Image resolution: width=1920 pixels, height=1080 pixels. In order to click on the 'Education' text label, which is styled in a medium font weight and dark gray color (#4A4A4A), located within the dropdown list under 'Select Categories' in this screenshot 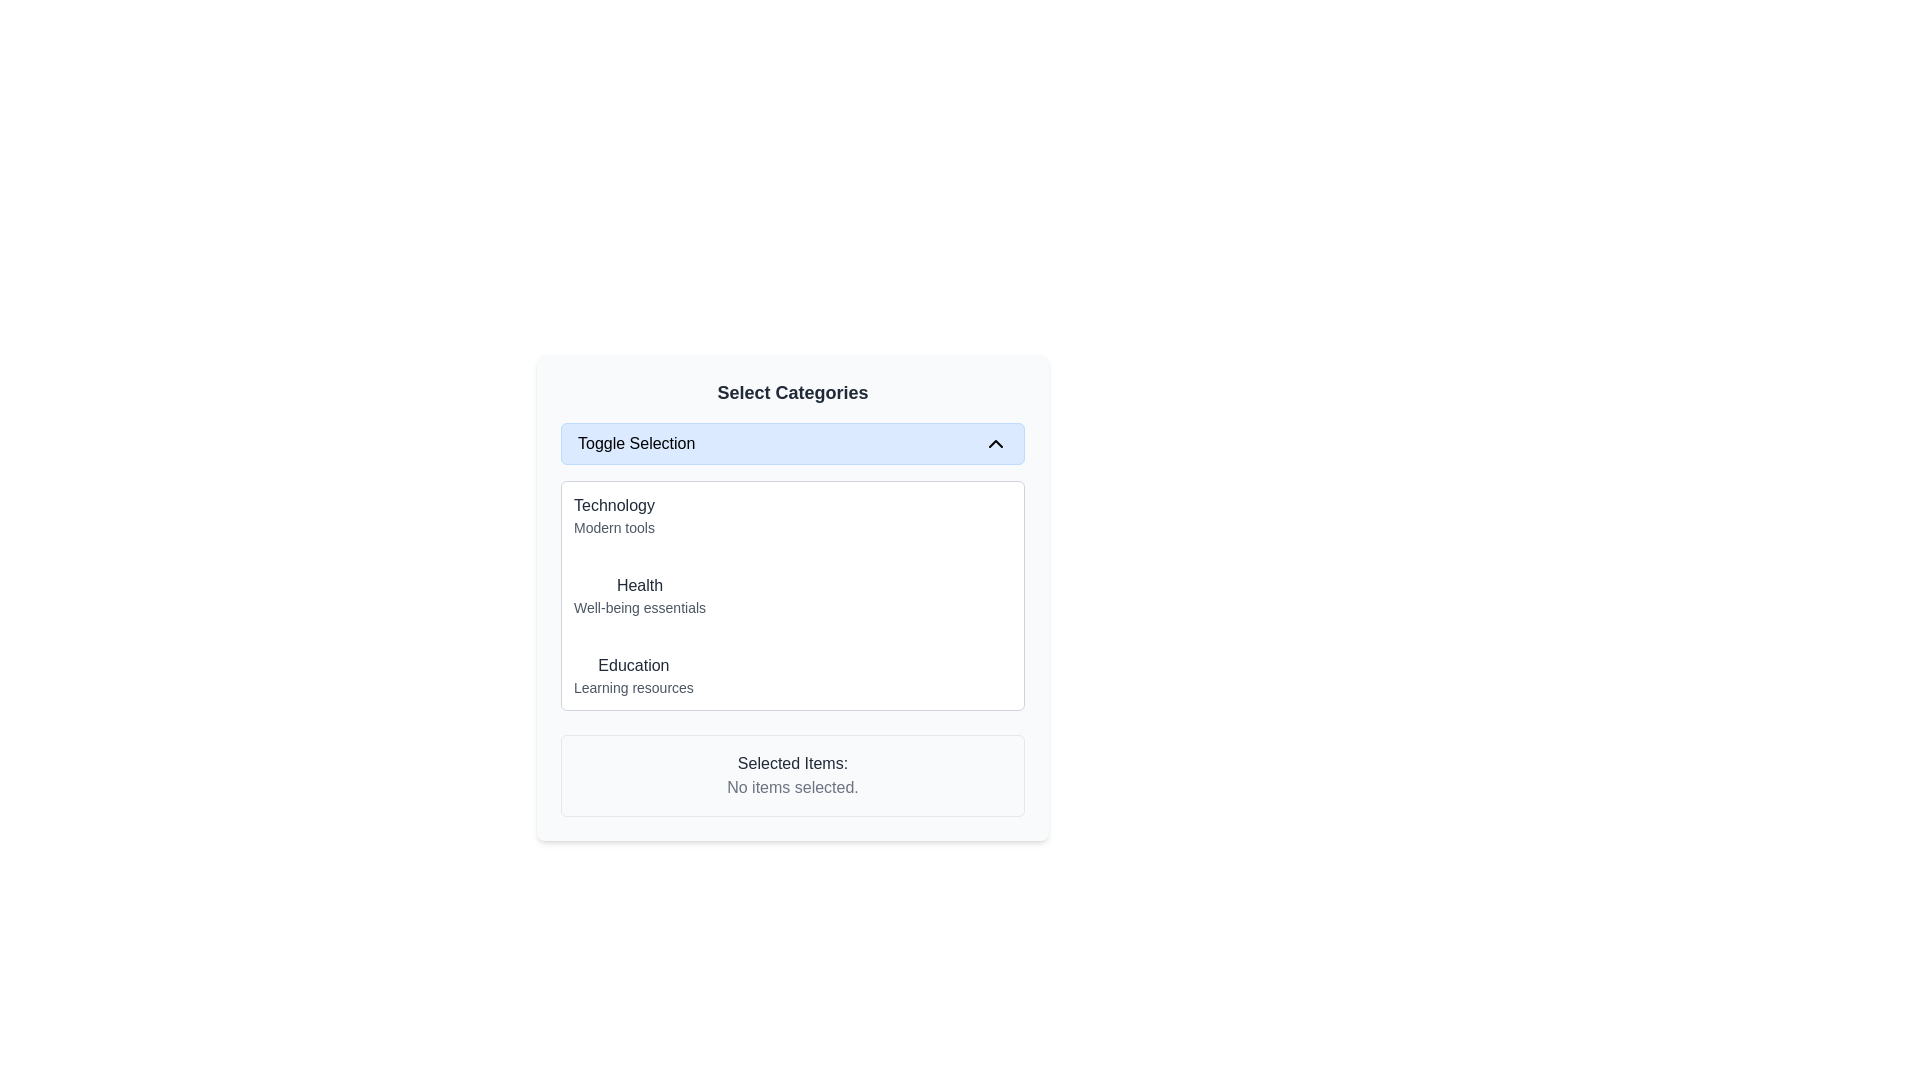, I will do `click(632, 666)`.